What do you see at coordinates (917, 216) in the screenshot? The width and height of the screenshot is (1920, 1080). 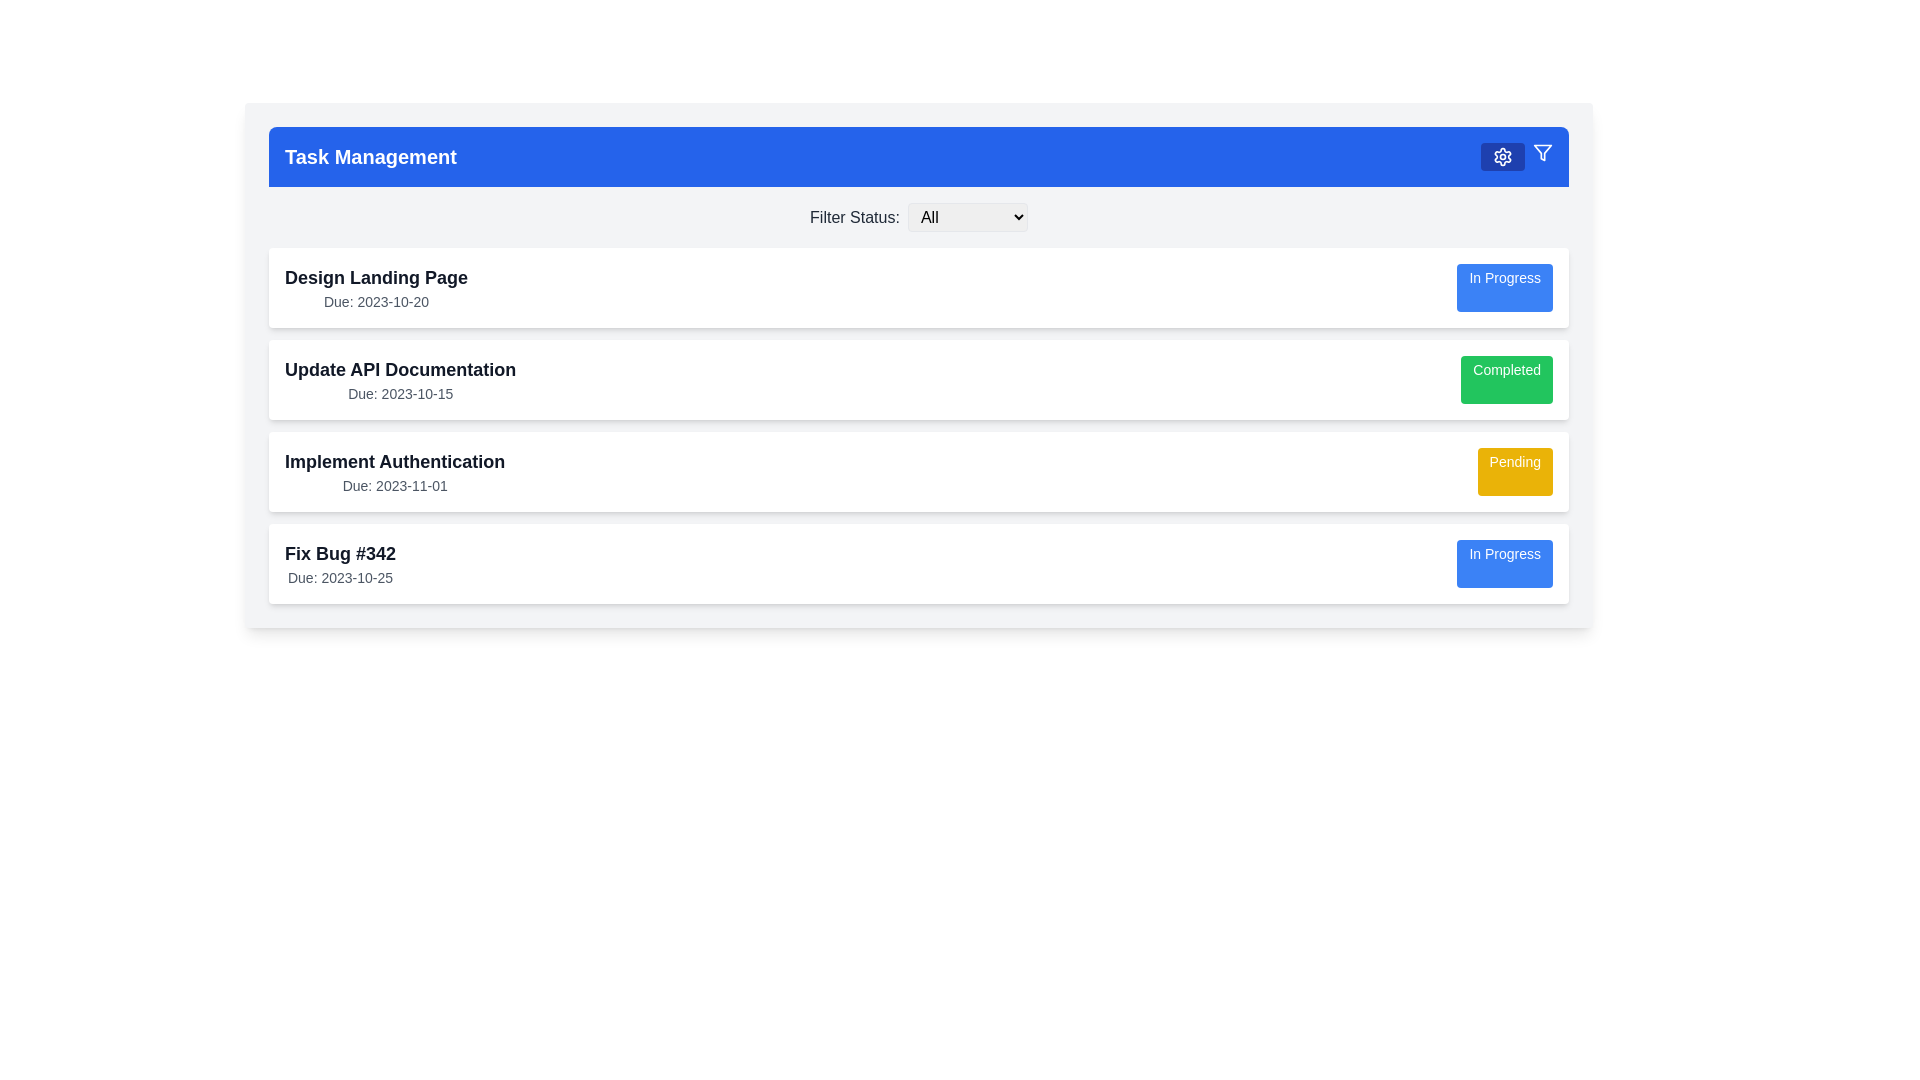 I see `an option from the dropdown menu located below the 'Task Management' header, which allows filtering tasks by their status` at bounding box center [917, 216].